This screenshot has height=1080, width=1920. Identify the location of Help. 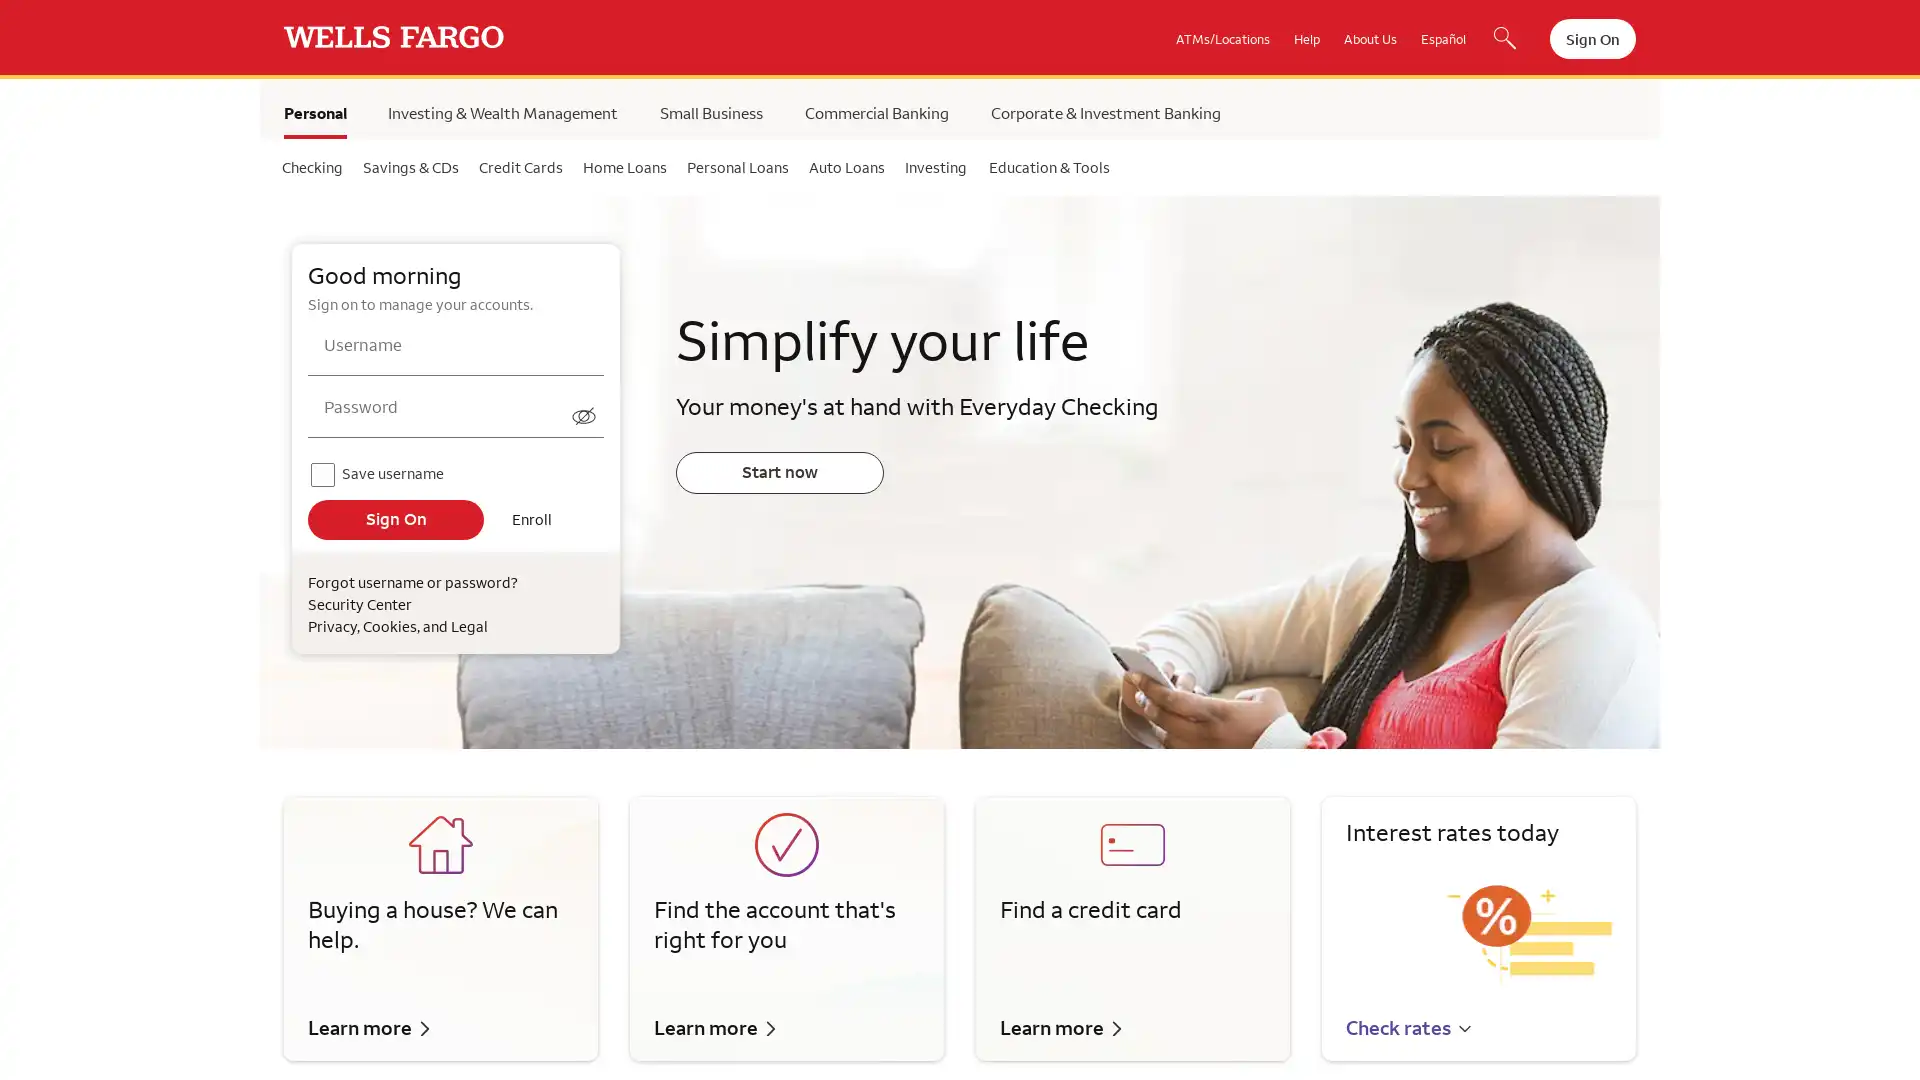
(1306, 38).